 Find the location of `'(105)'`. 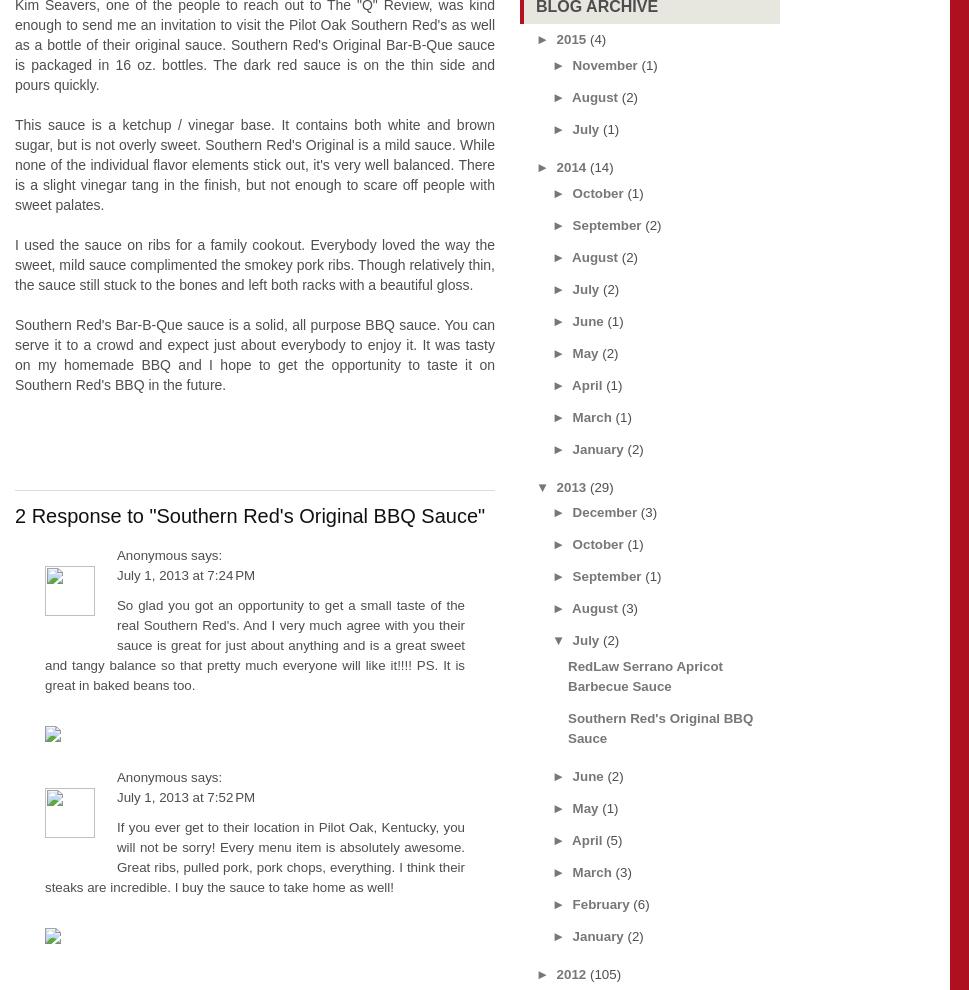

'(105)' is located at coordinates (604, 974).